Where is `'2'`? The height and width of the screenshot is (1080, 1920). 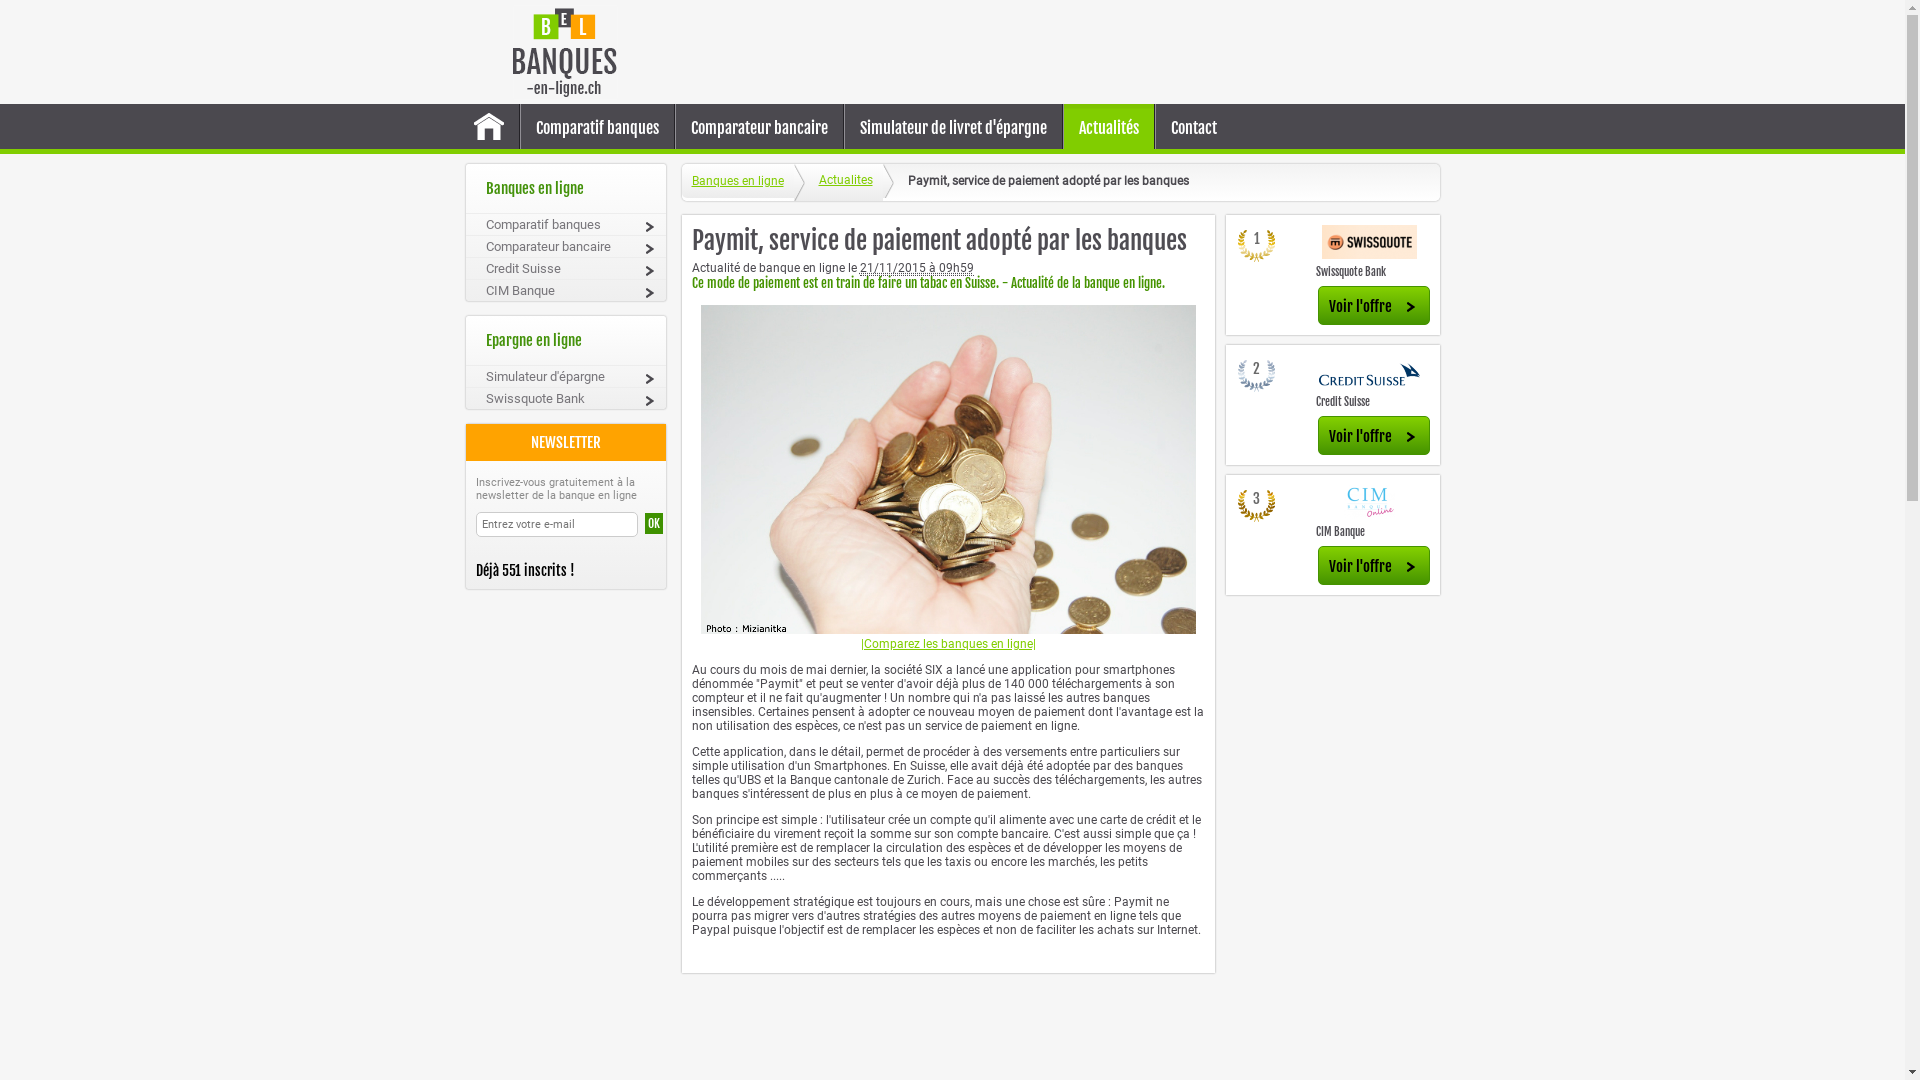
'2' is located at coordinates (1256, 378).